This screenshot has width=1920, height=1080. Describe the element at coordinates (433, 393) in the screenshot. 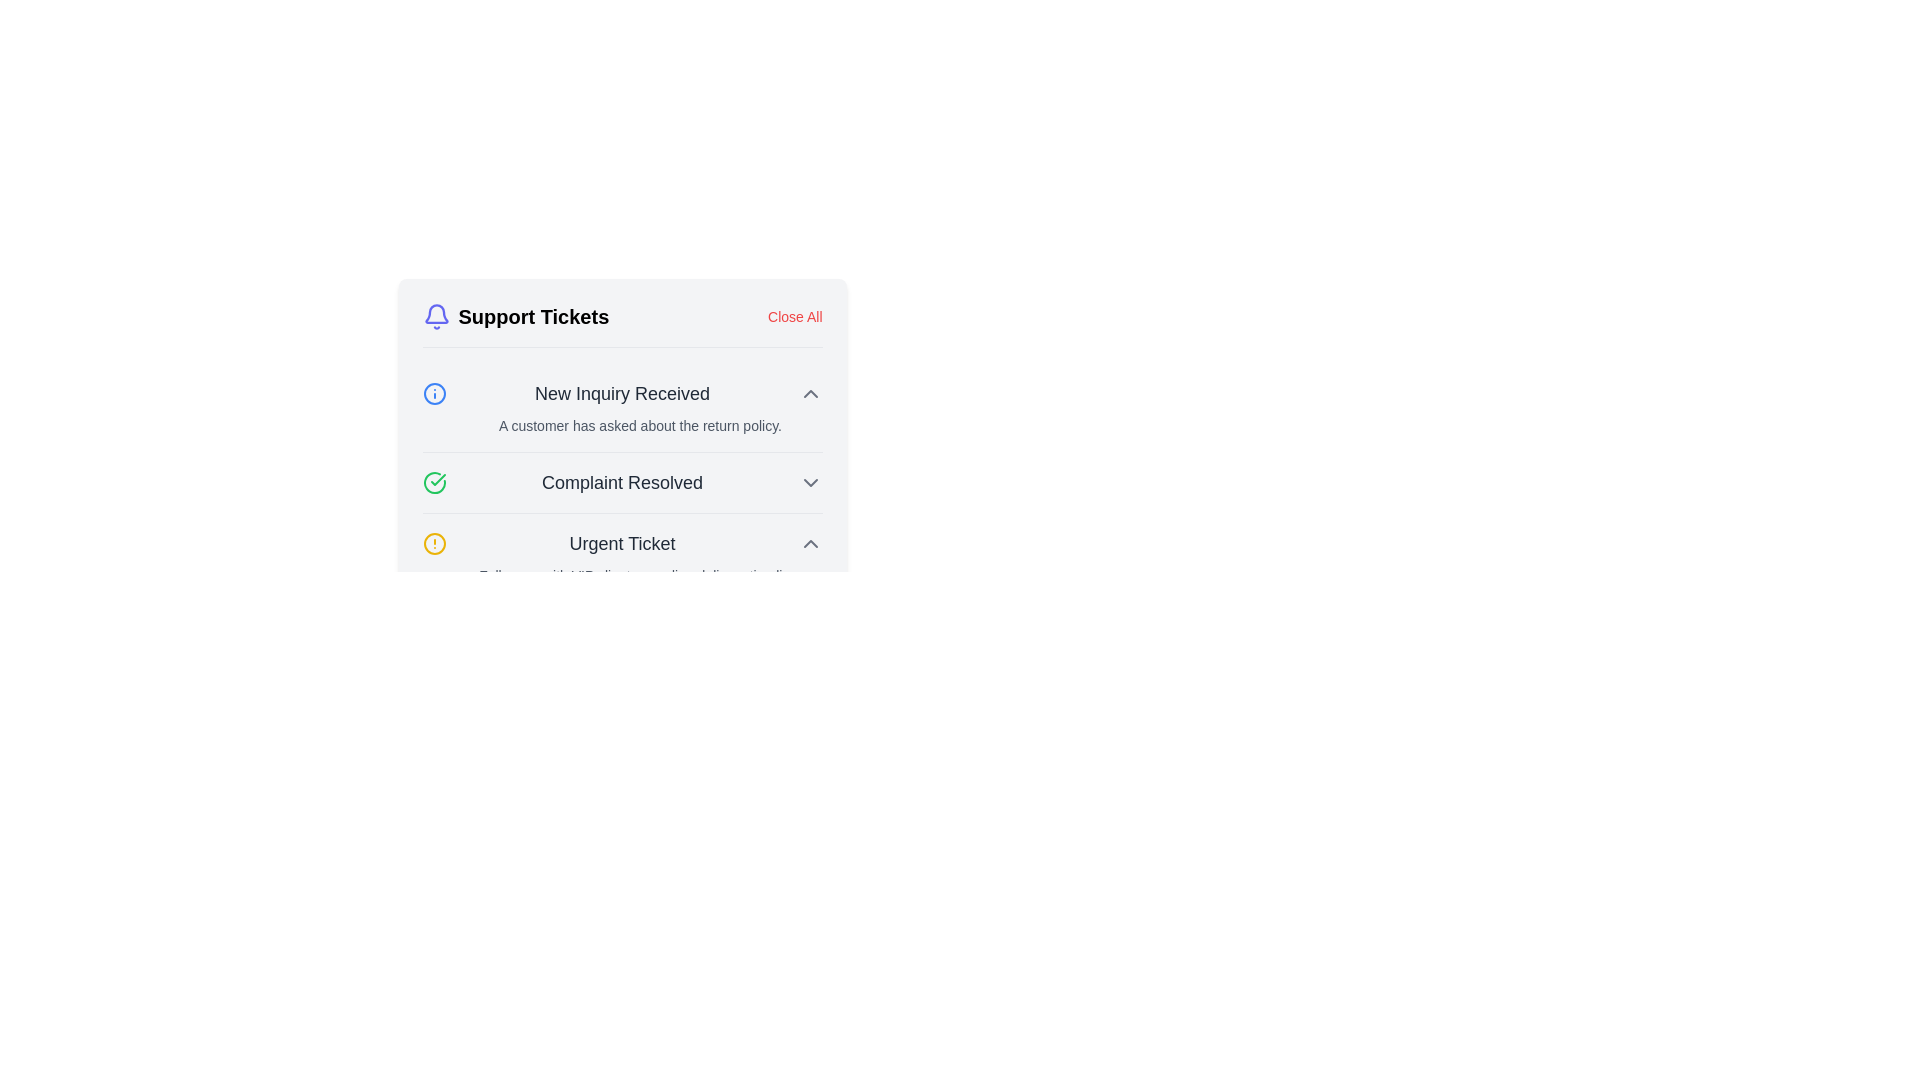

I see `the circular icon with a bold blue outline and white interior, which serves as the visual indicator for the 'New Inquiry Received' notification entry` at that location.